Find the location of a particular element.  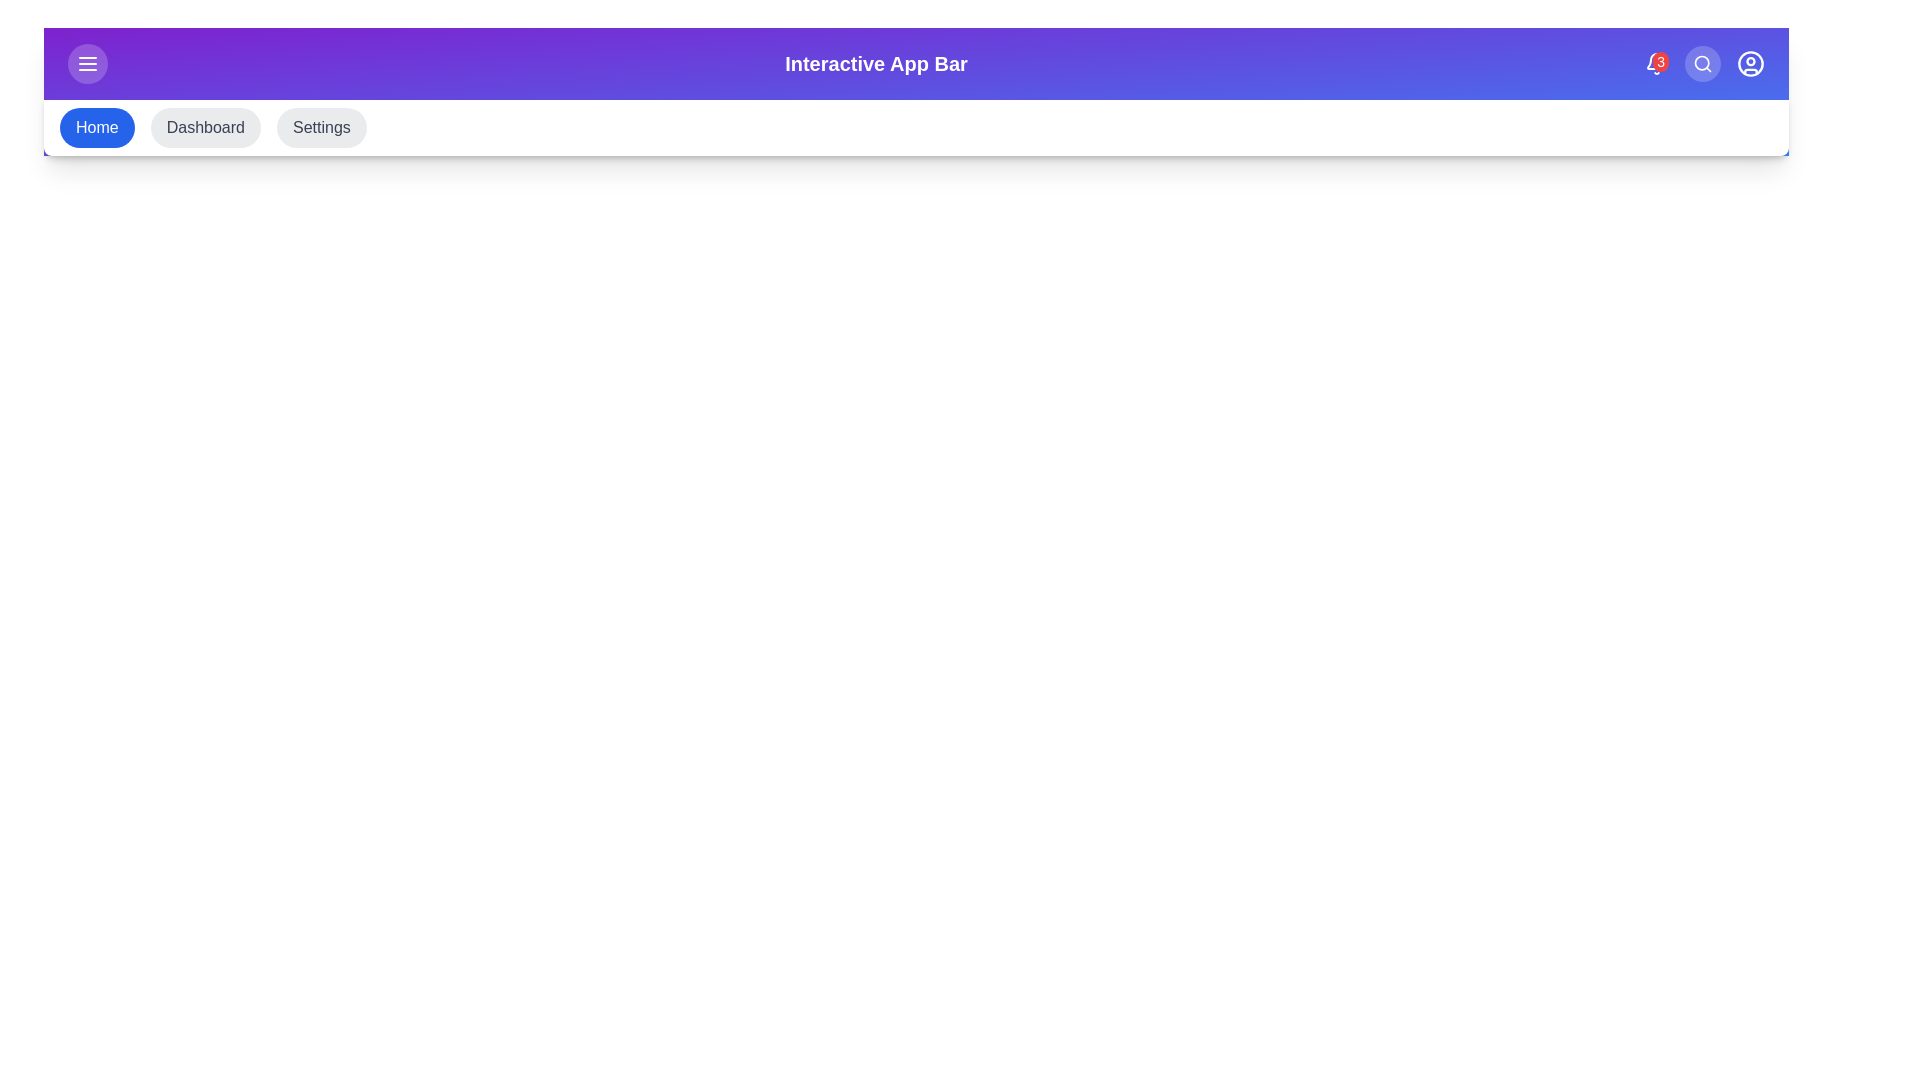

the user profile icon in the top-right corner of the app bar is located at coordinates (1750, 63).